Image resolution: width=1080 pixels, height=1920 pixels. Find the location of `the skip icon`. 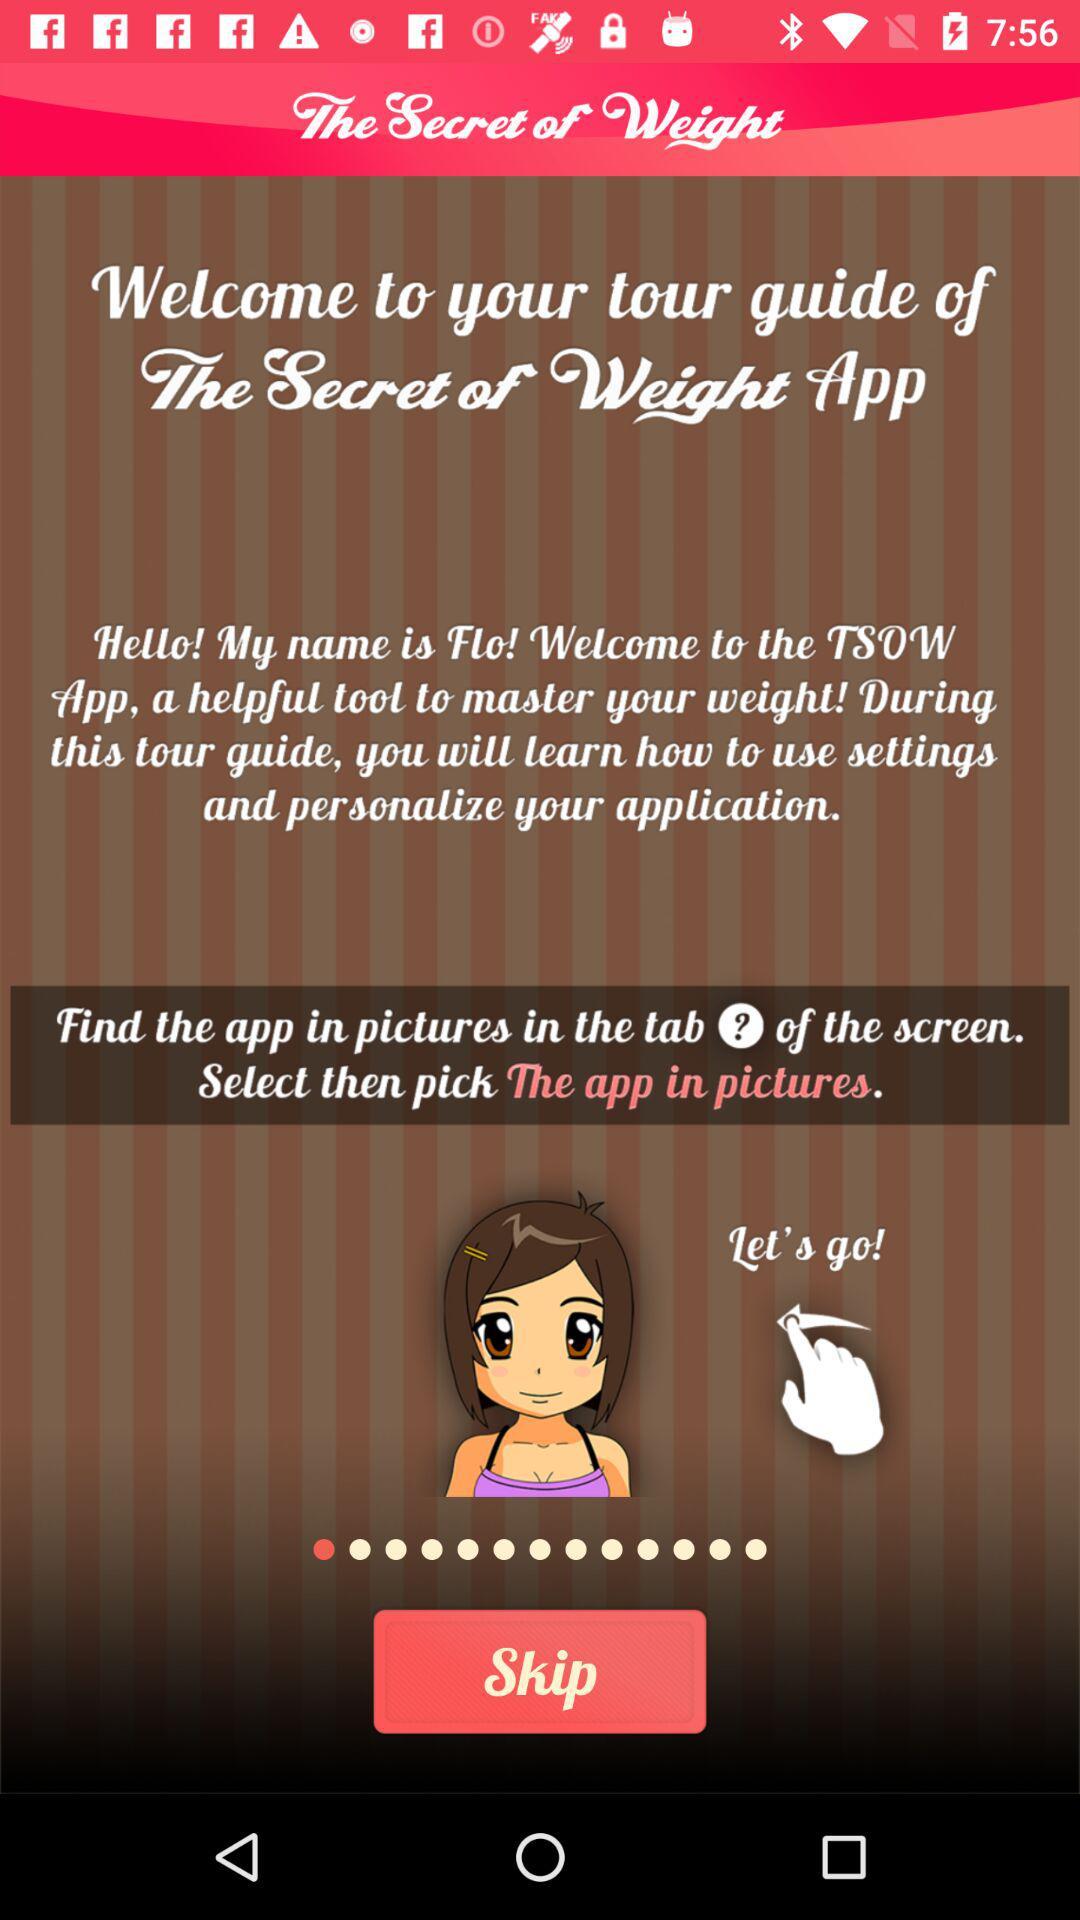

the skip icon is located at coordinates (540, 1671).